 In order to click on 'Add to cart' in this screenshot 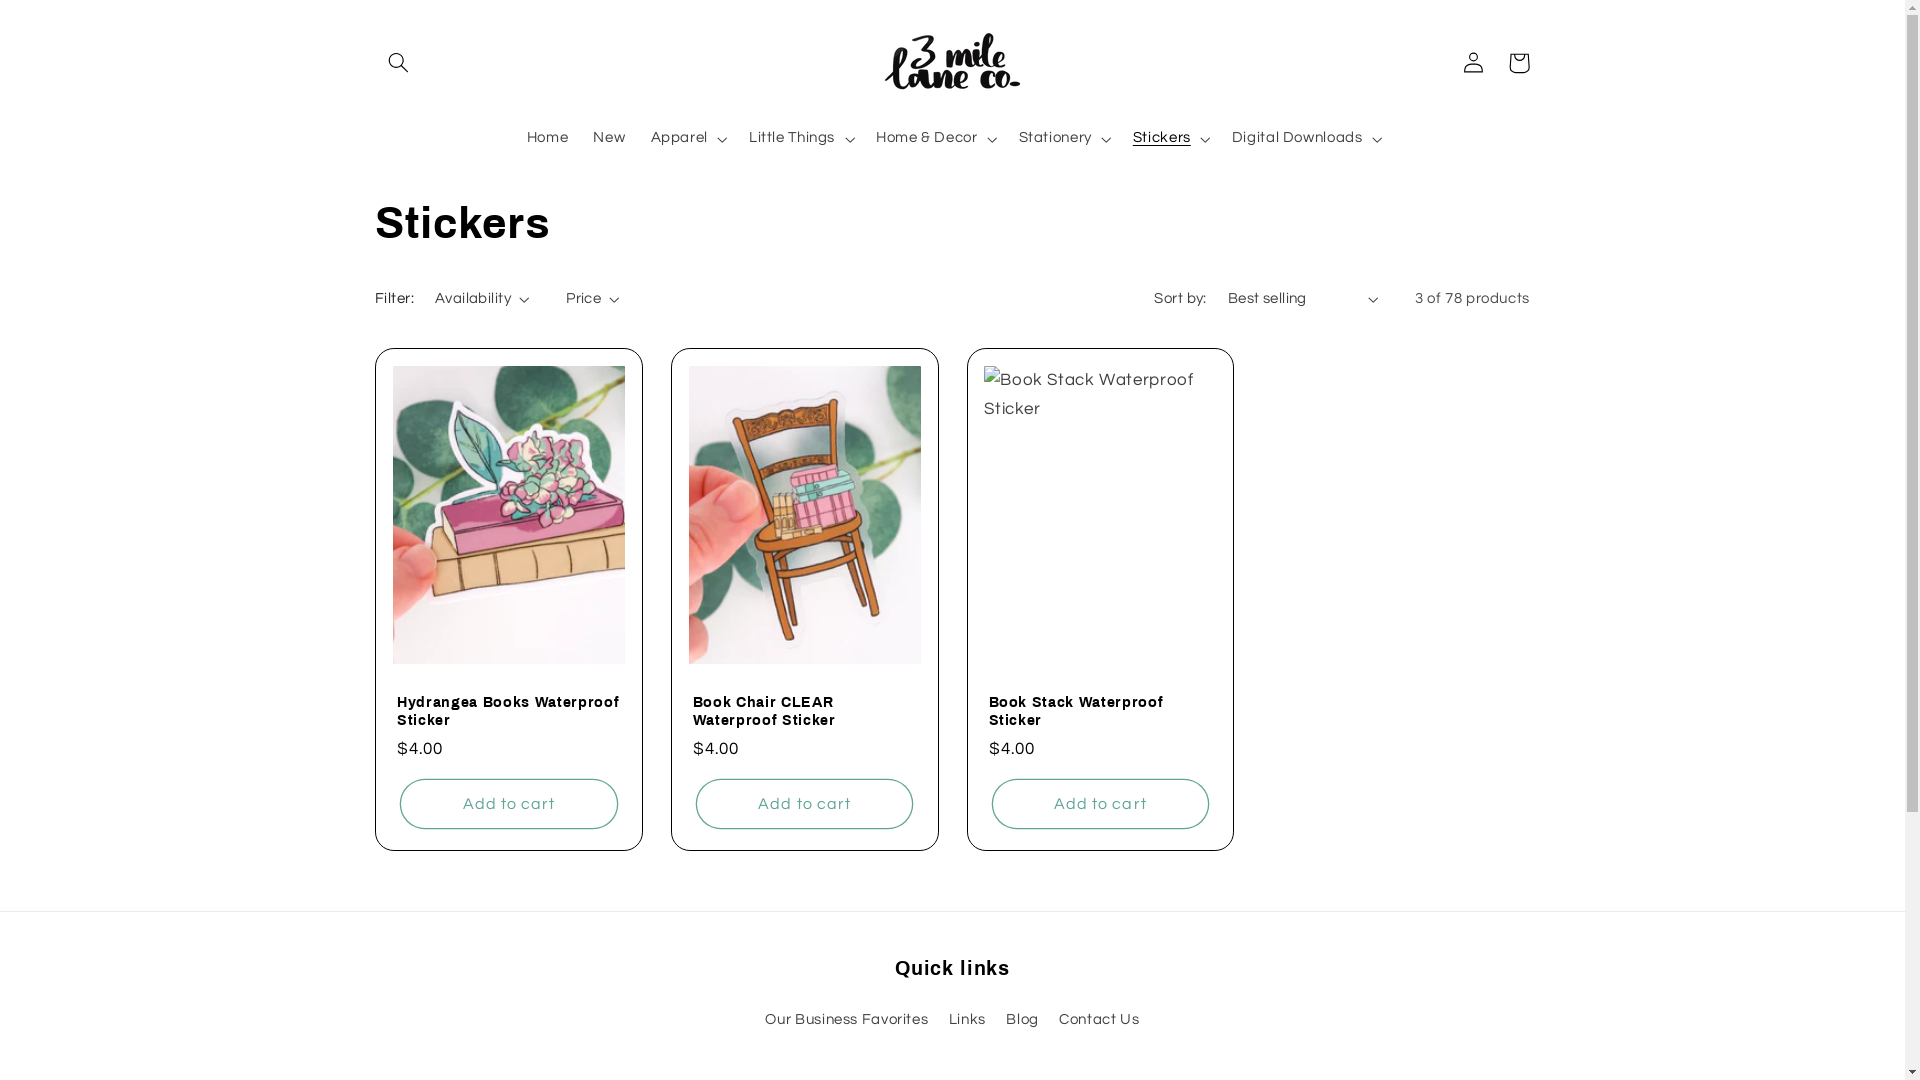, I will do `click(1099, 802)`.